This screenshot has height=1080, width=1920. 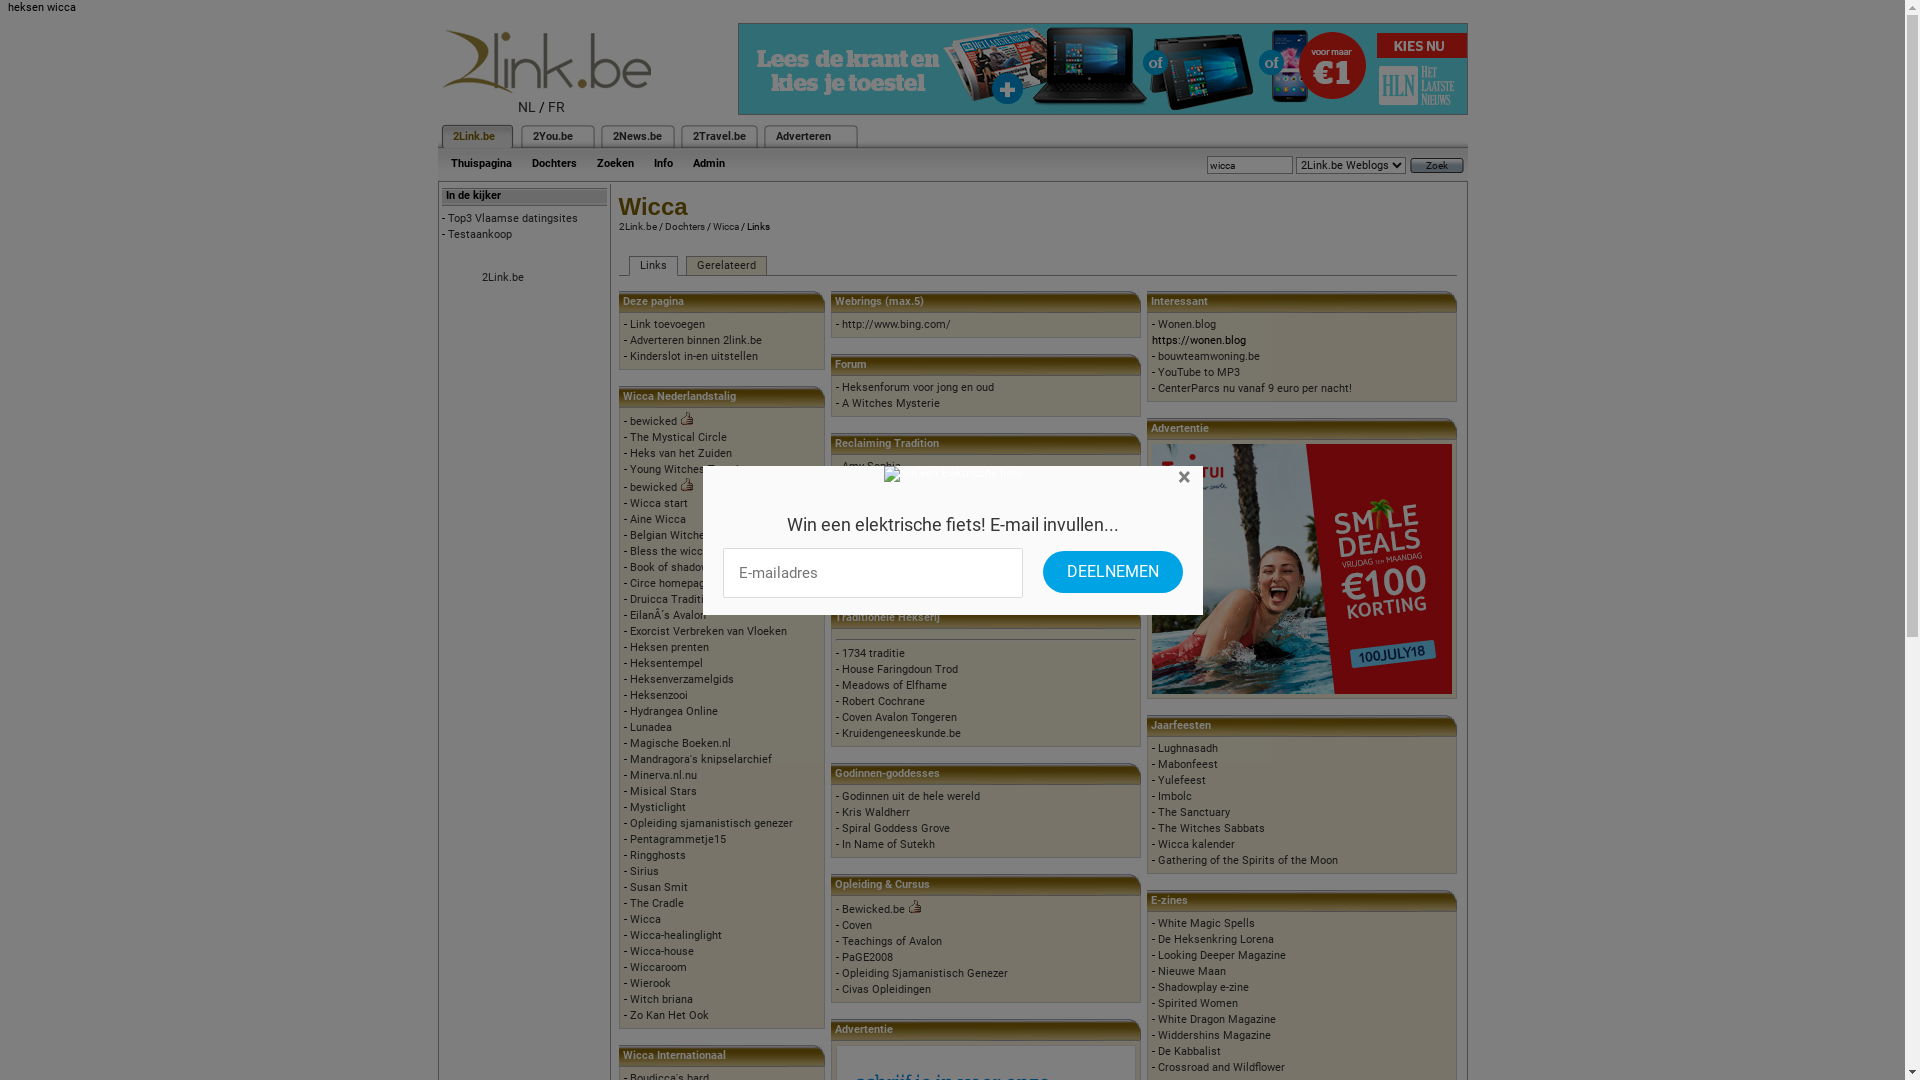 I want to click on 'Wicca kalender', so click(x=1196, y=844).